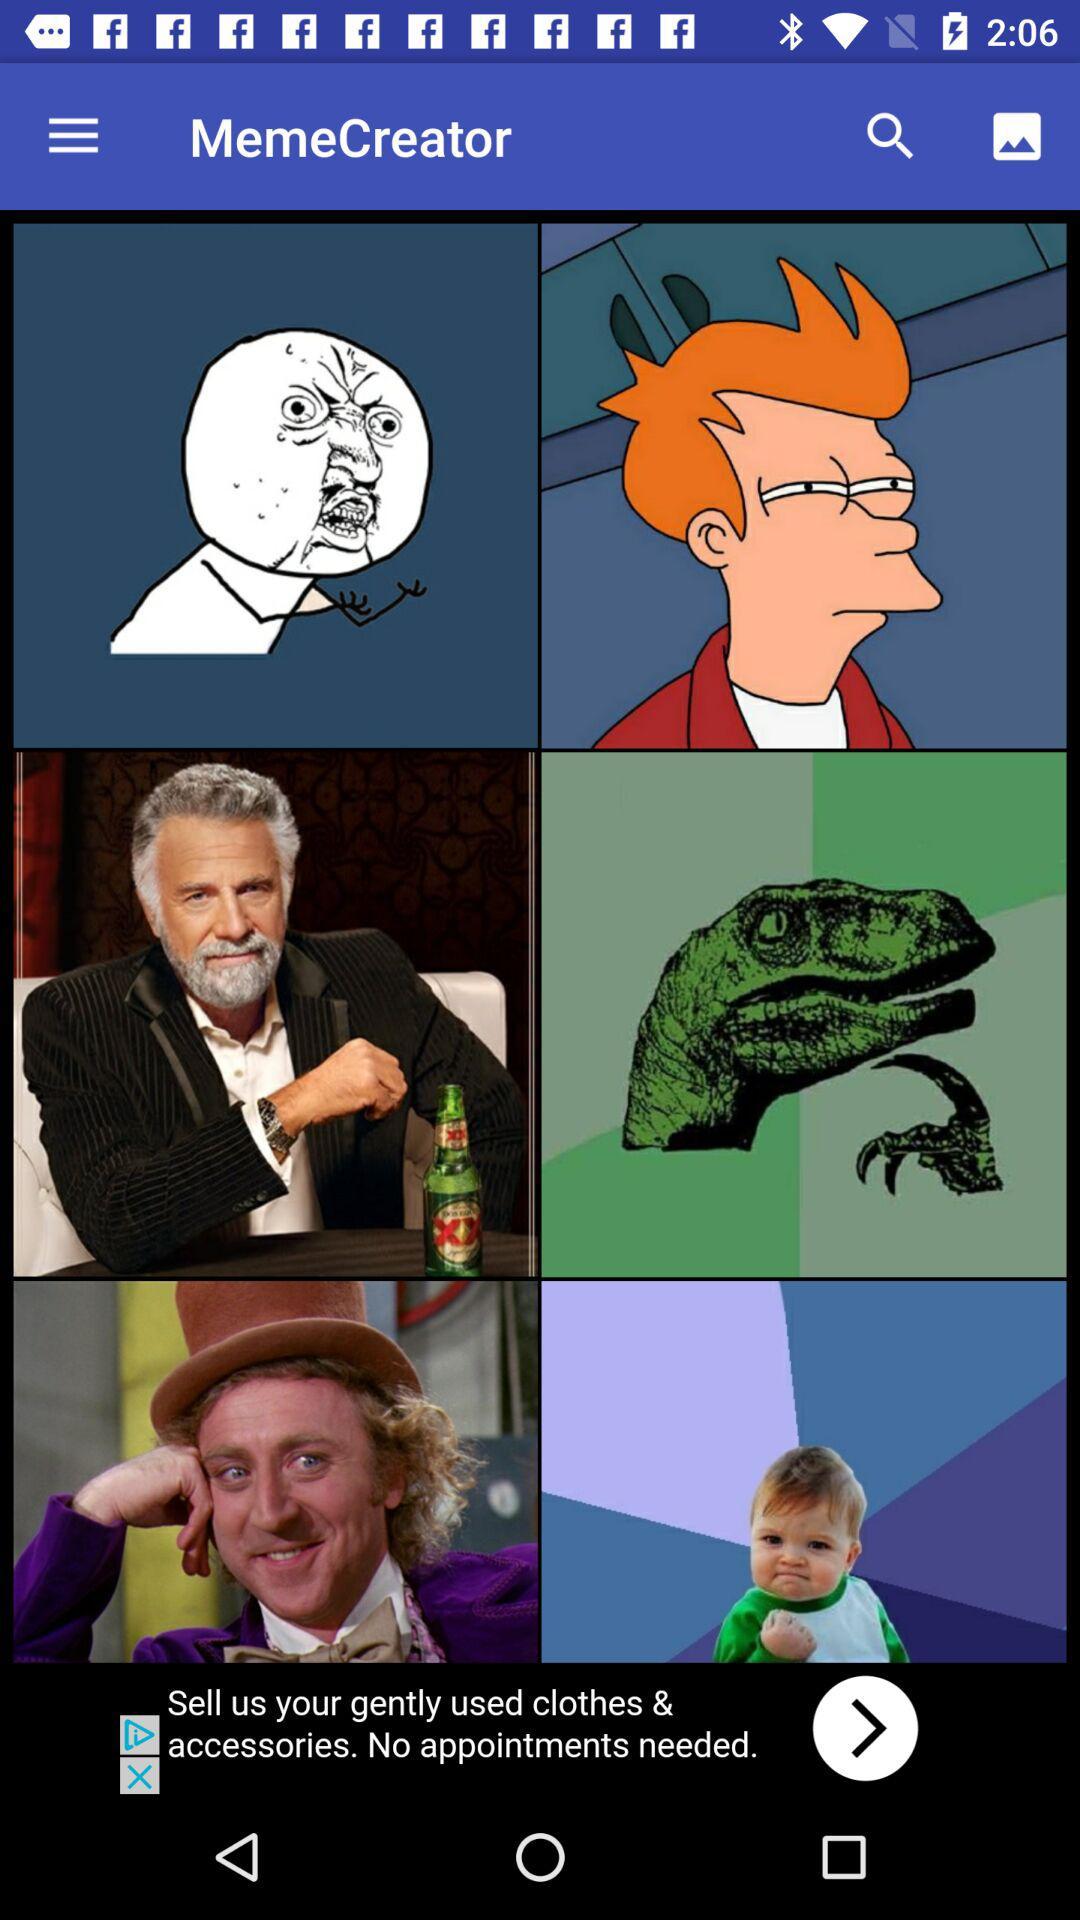 The width and height of the screenshot is (1080, 1920). Describe the element at coordinates (275, 485) in the screenshot. I see `first meme` at that location.